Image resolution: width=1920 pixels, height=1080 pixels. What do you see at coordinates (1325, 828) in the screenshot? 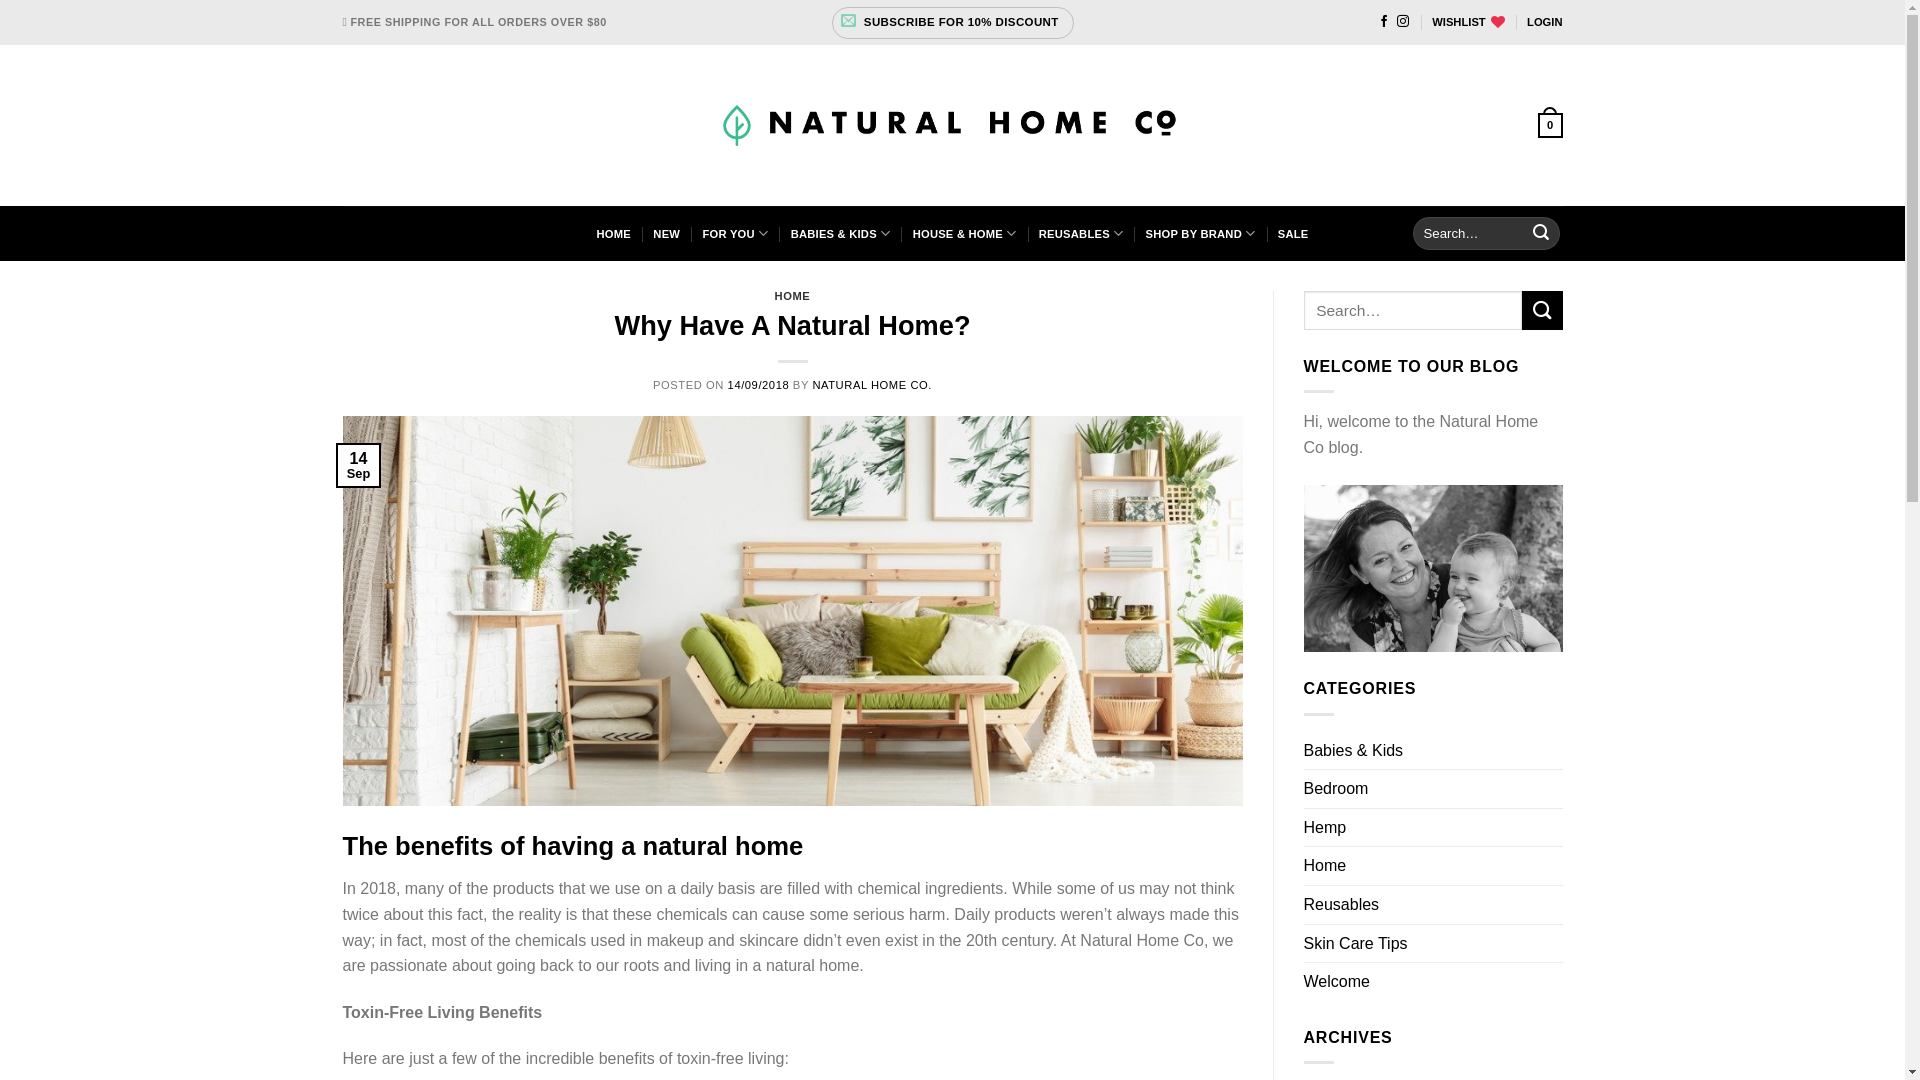
I see `'Hemp'` at bounding box center [1325, 828].